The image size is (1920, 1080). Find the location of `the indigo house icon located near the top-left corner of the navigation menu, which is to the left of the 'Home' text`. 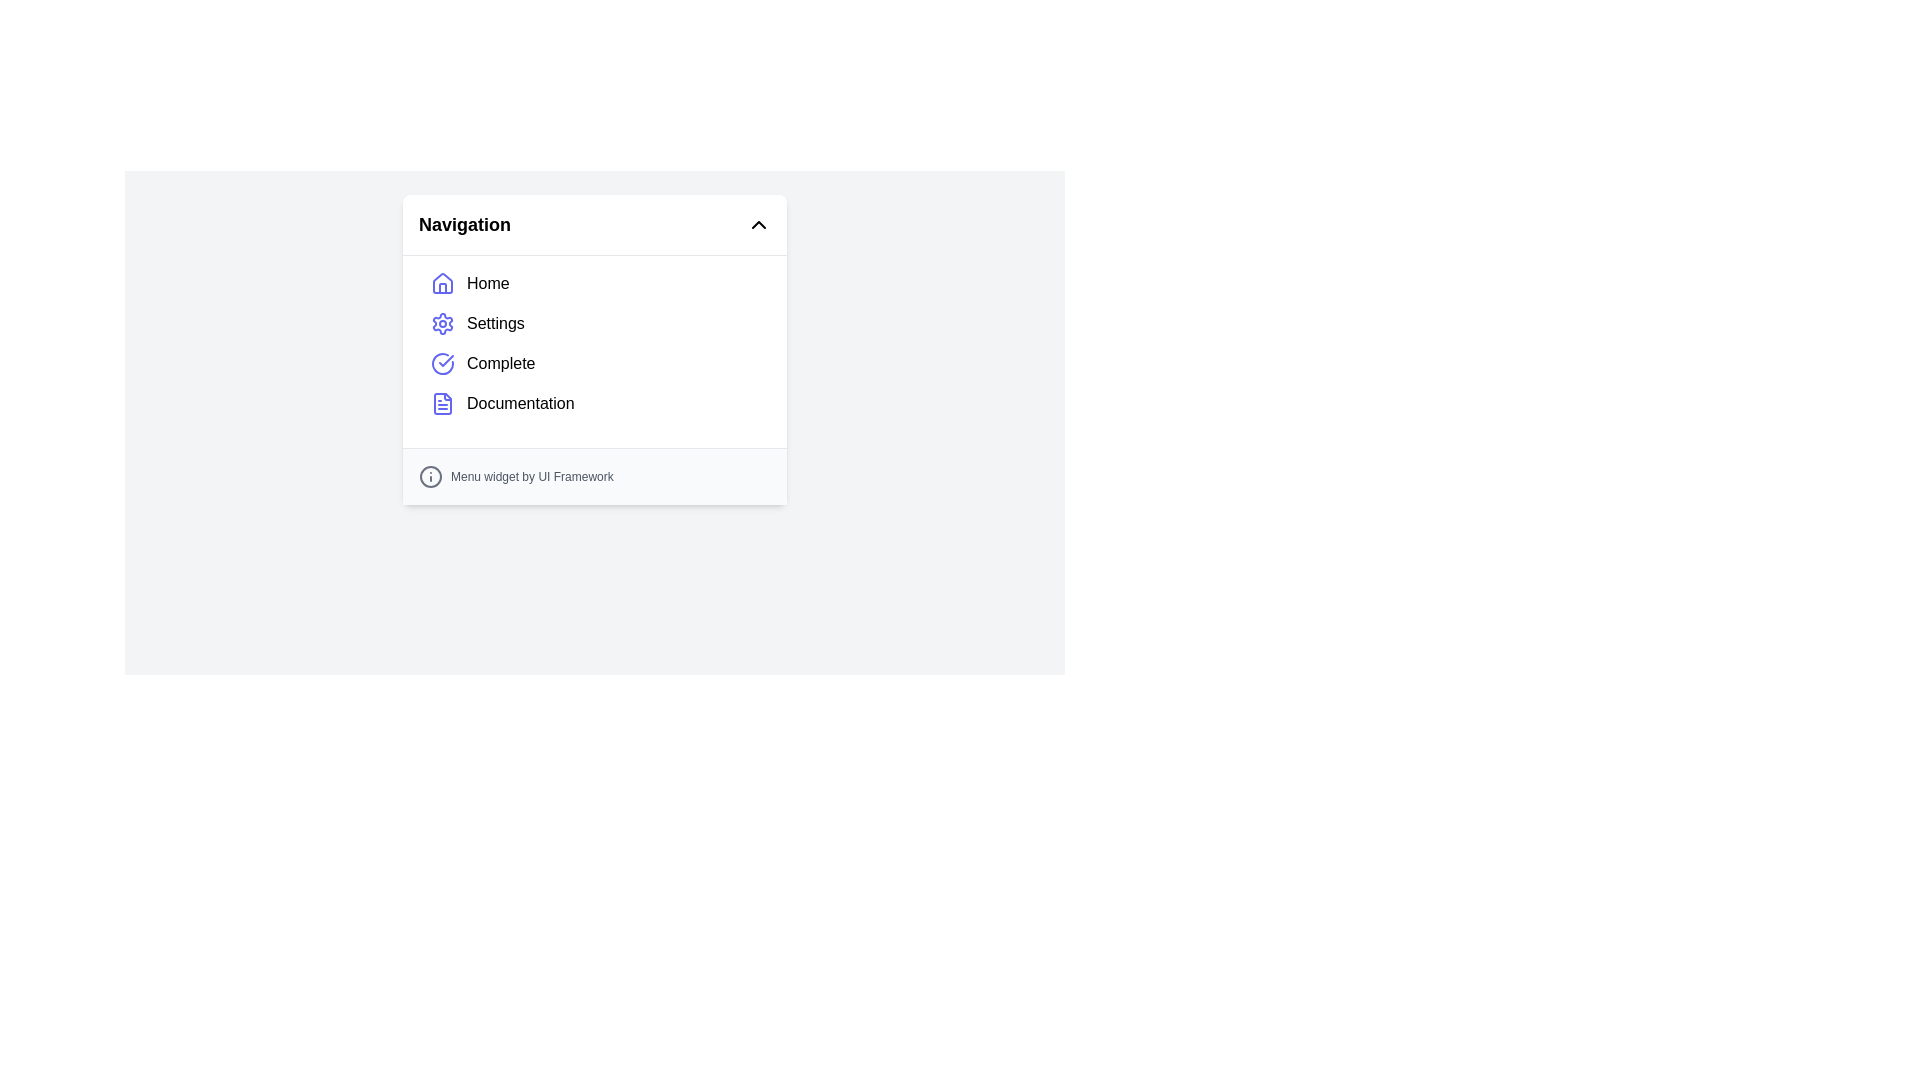

the indigo house icon located near the top-left corner of the navigation menu, which is to the left of the 'Home' text is located at coordinates (441, 284).